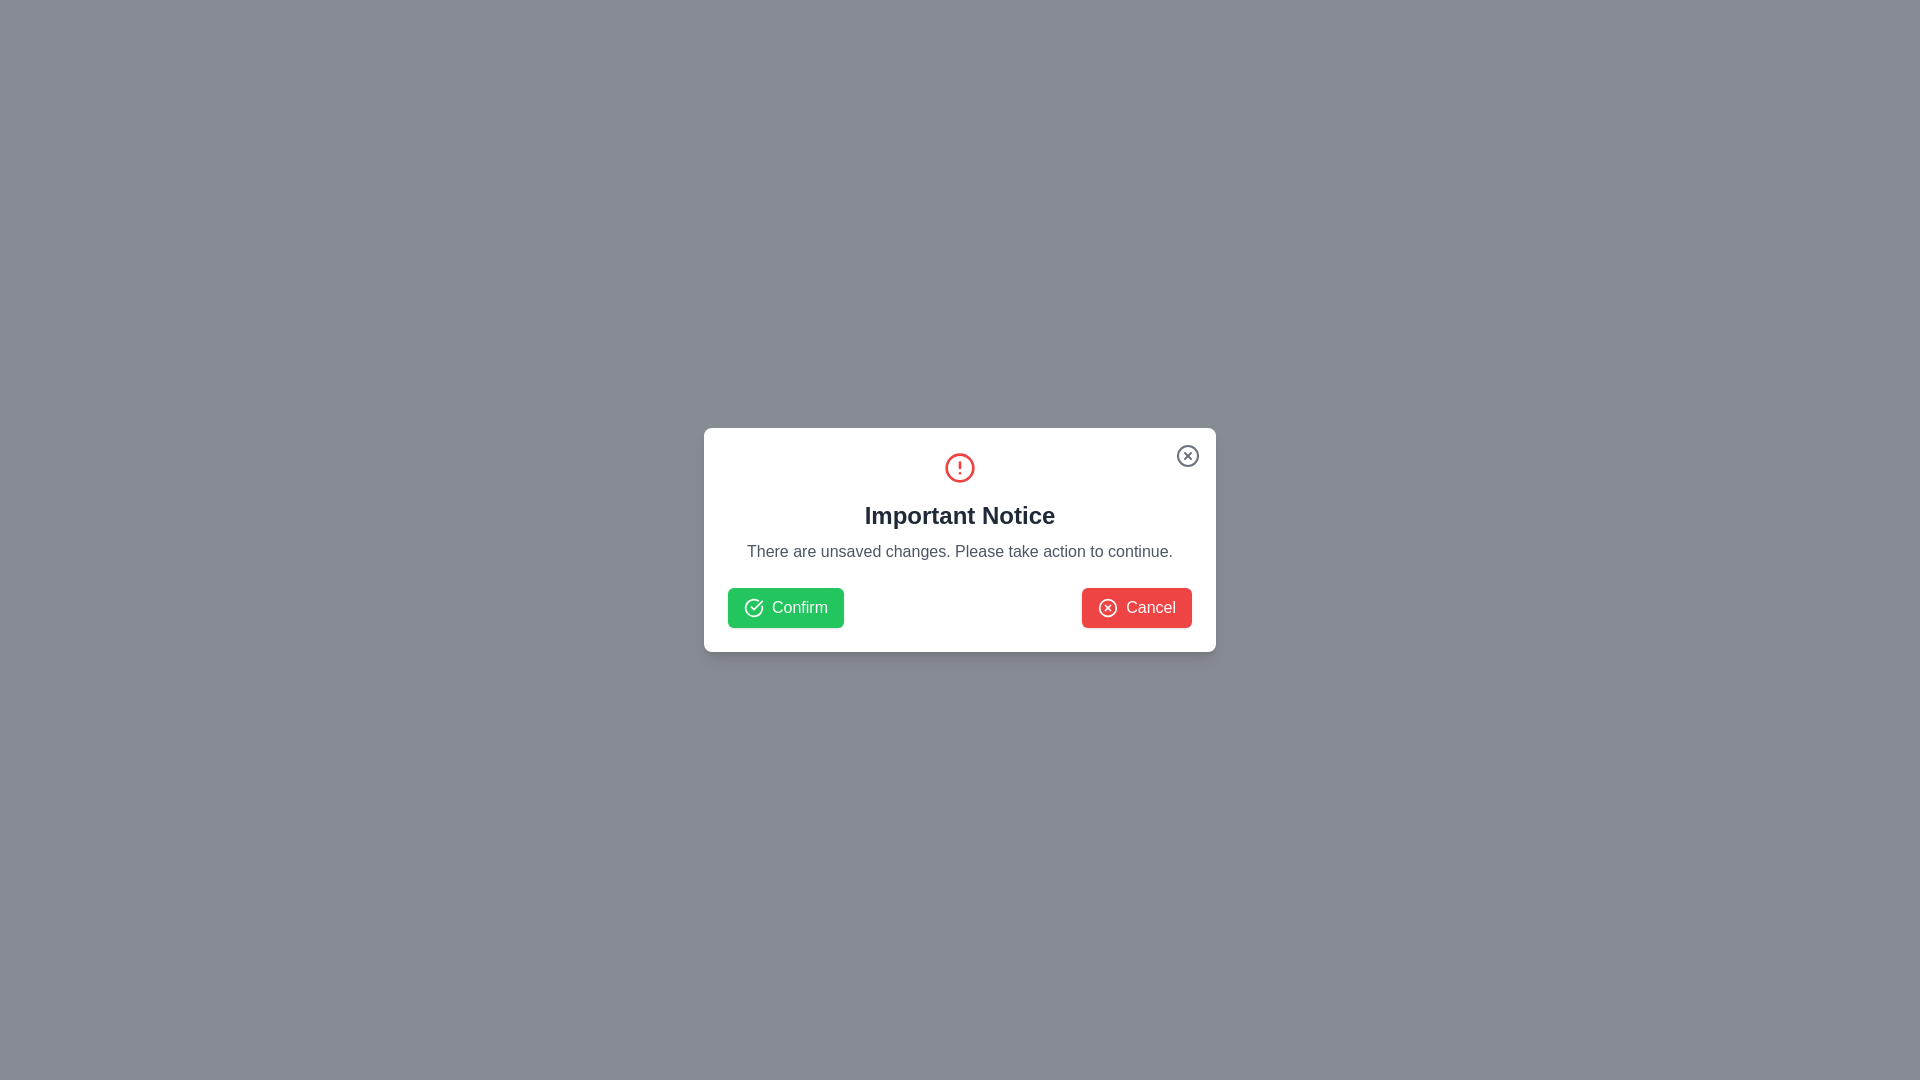  I want to click on the green circular SVG icon with a checkmark located near the left 'Confirm' button in the modal dialog, so click(752, 607).